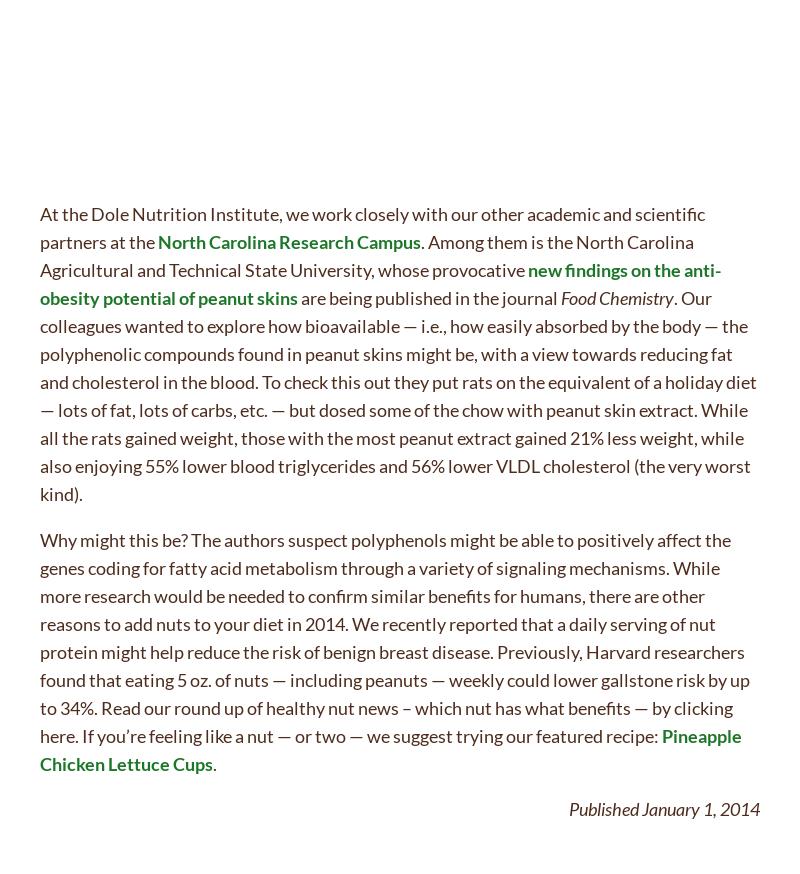 The height and width of the screenshot is (874, 800). What do you see at coordinates (371, 228) in the screenshot?
I see `'At the Dole Nutrition Institute, we work closely with our other academic and scientific partners at the'` at bounding box center [371, 228].